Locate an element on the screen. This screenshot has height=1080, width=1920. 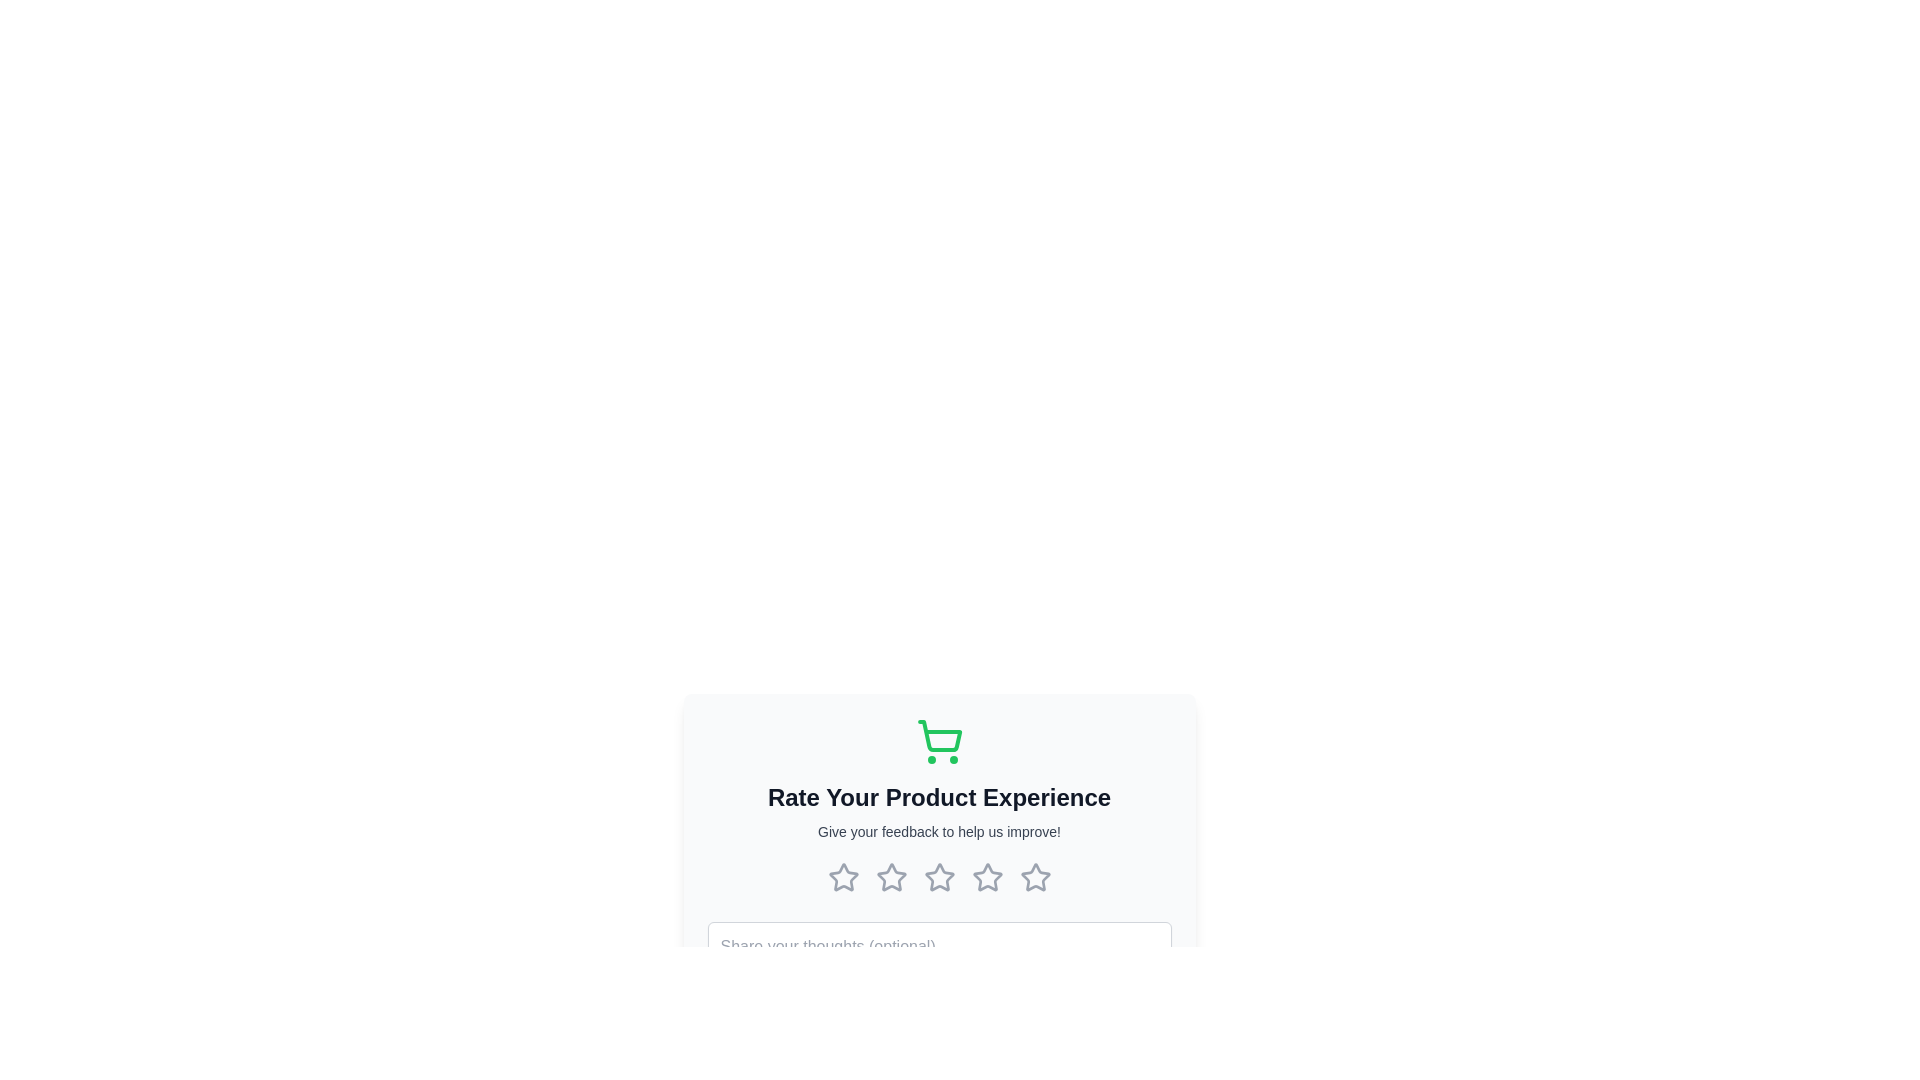
the second star icon in the rating system is located at coordinates (890, 877).